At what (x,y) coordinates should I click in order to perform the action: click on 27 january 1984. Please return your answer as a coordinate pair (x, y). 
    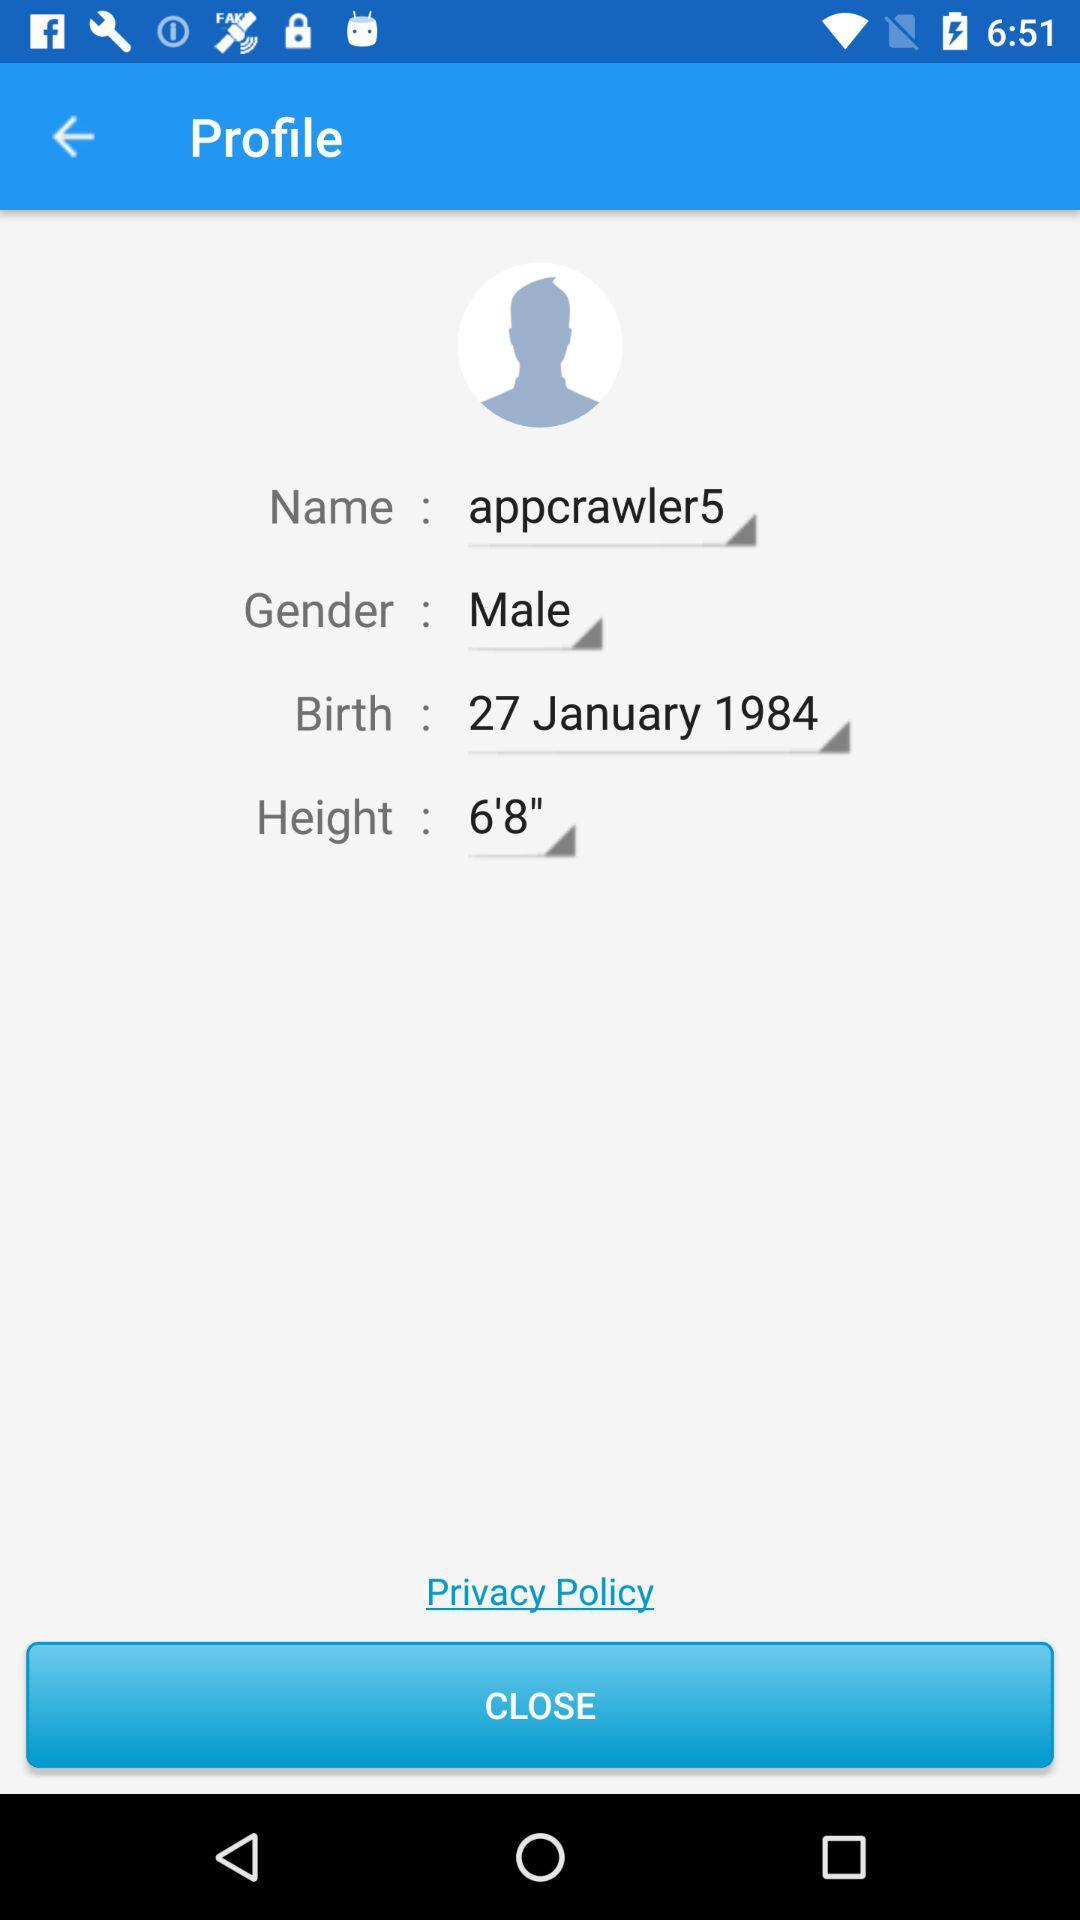
    Looking at the image, I should click on (658, 712).